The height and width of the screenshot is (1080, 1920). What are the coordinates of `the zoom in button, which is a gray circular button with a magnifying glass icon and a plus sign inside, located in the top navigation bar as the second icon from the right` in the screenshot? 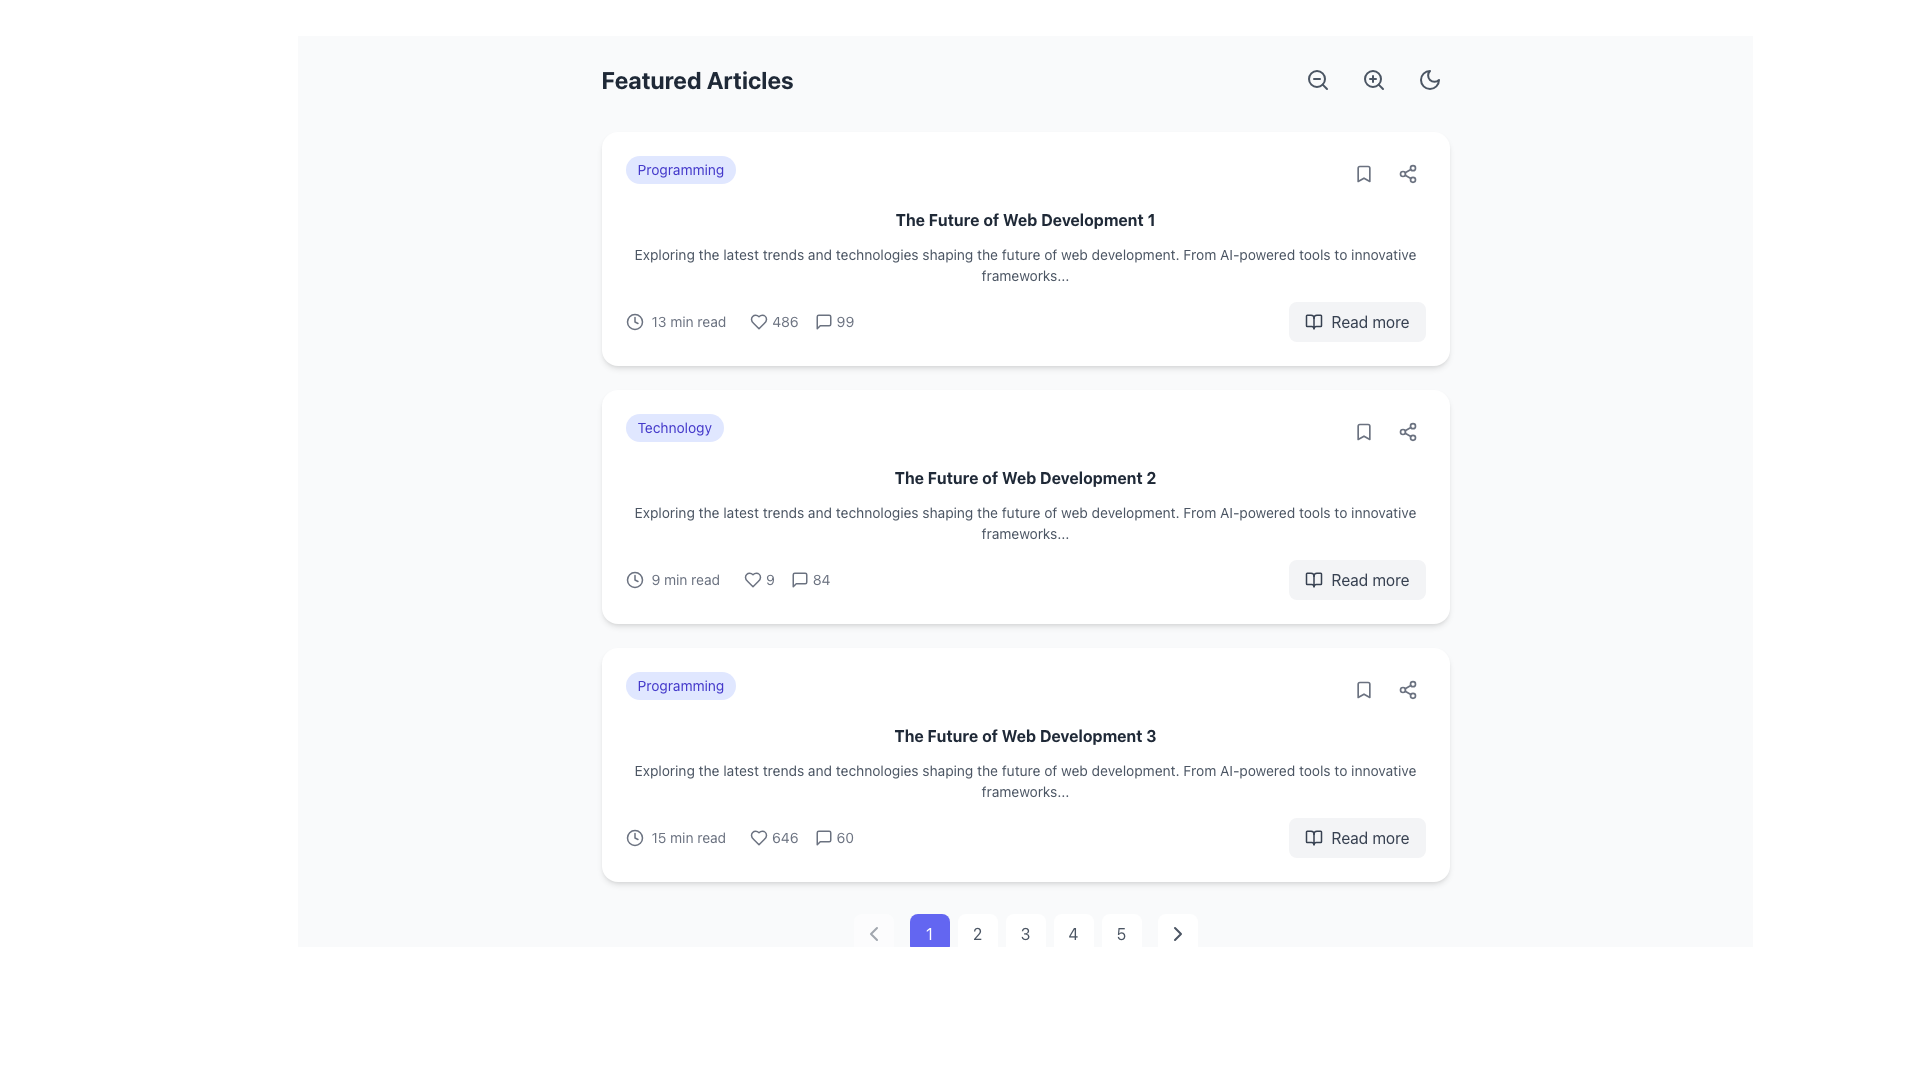 It's located at (1372, 79).